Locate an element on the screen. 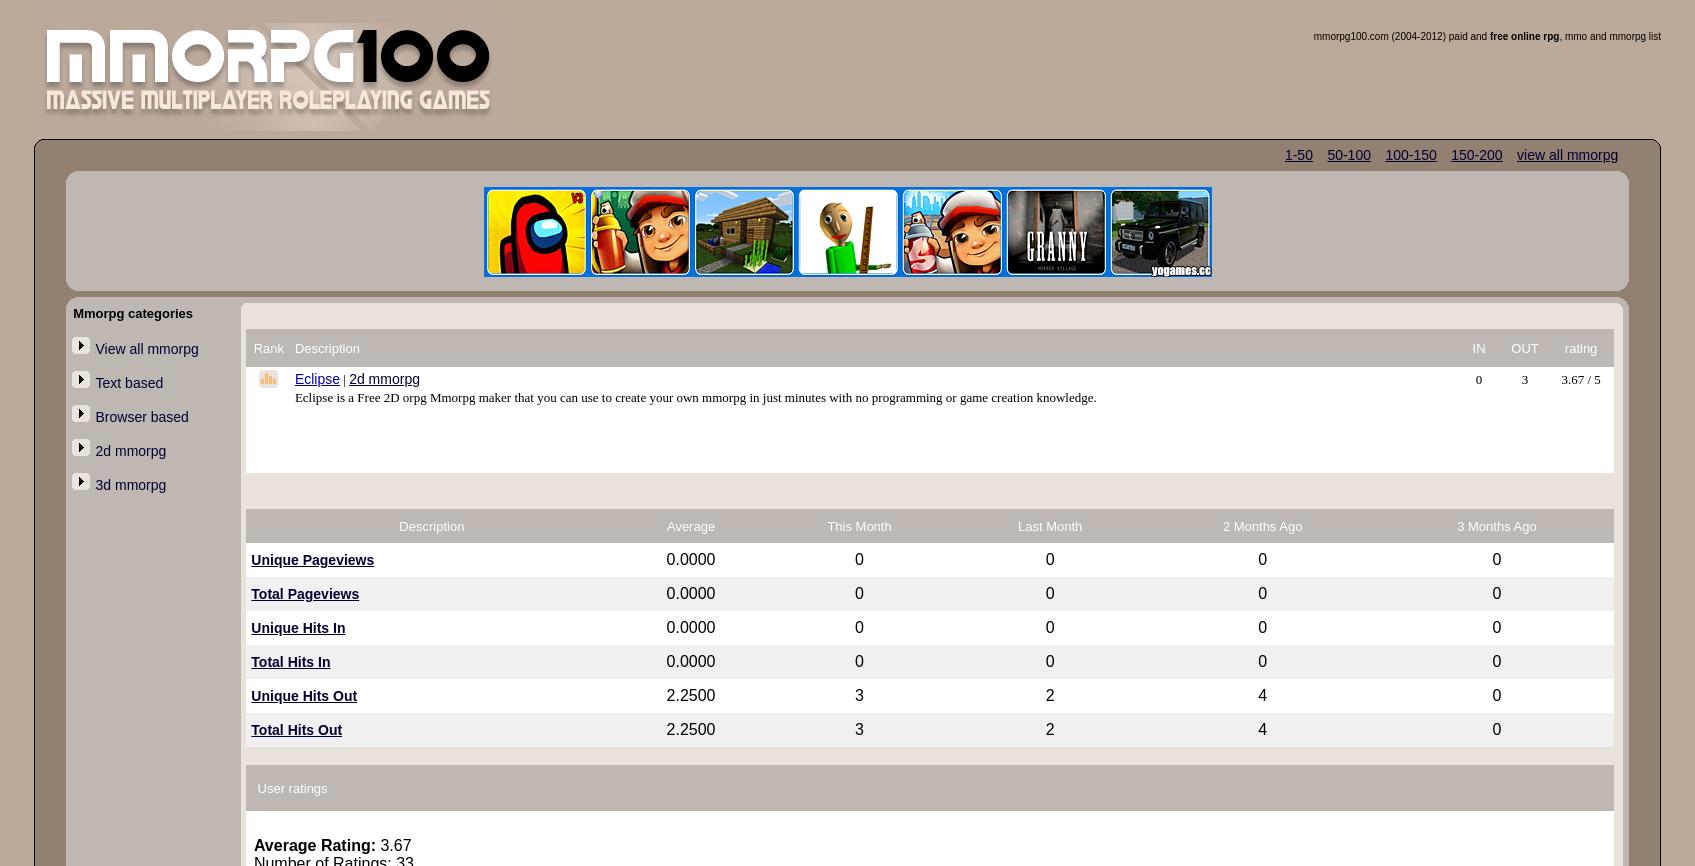 The image size is (1695, 866). 'View all mmorpg' is located at coordinates (93, 346).